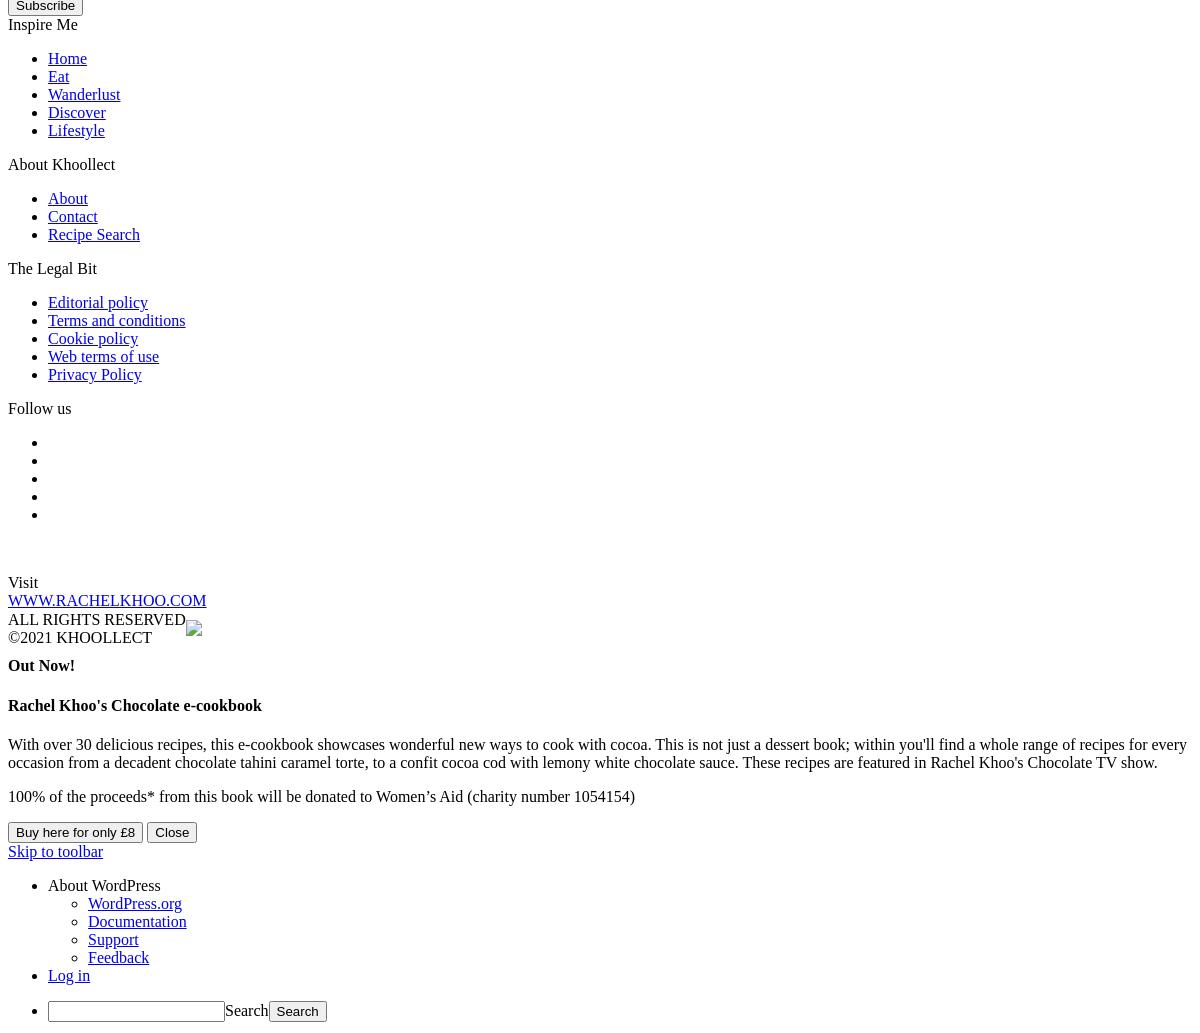 The height and width of the screenshot is (1033, 1200). I want to click on 'The Legal Bit', so click(51, 267).